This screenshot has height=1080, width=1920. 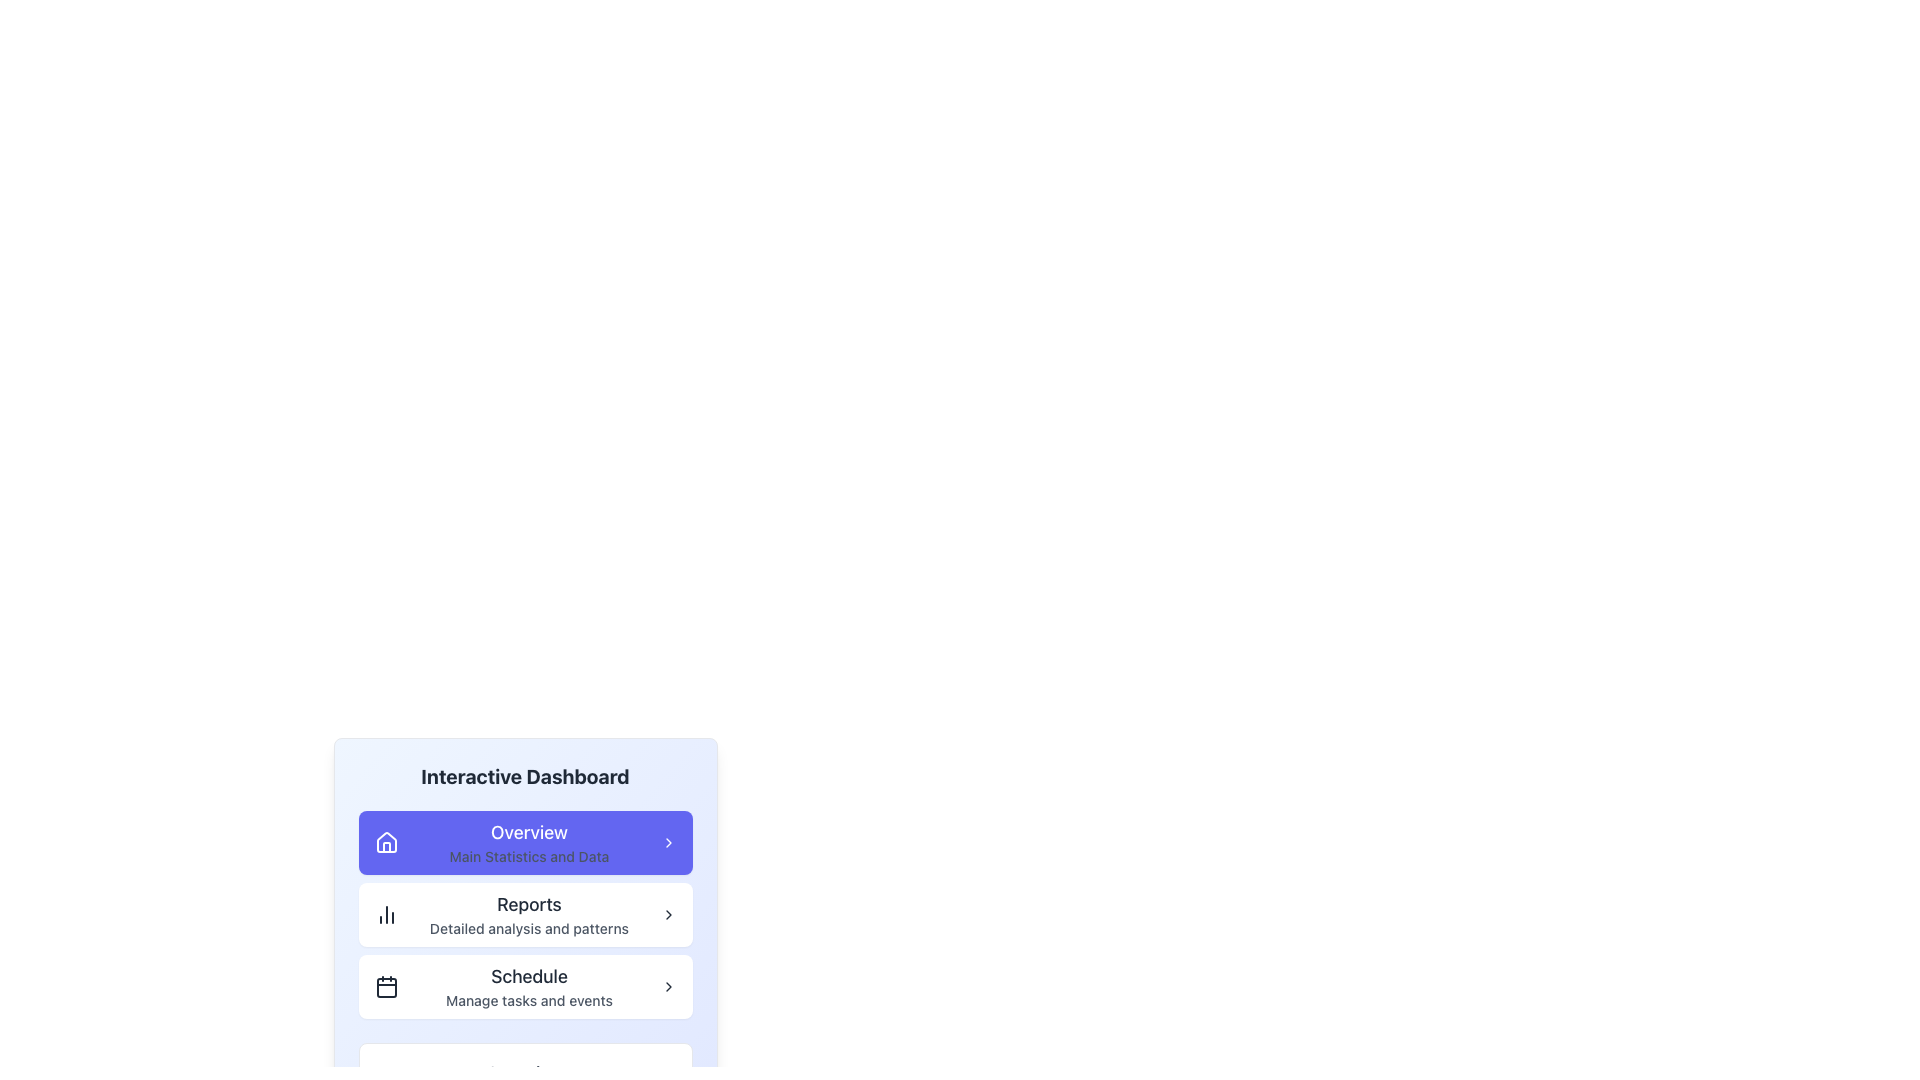 What do you see at coordinates (668, 843) in the screenshot?
I see `the chevron icon located at the rightmost side of the 'Overview' button in the blue sidebar menu for visual cues` at bounding box center [668, 843].